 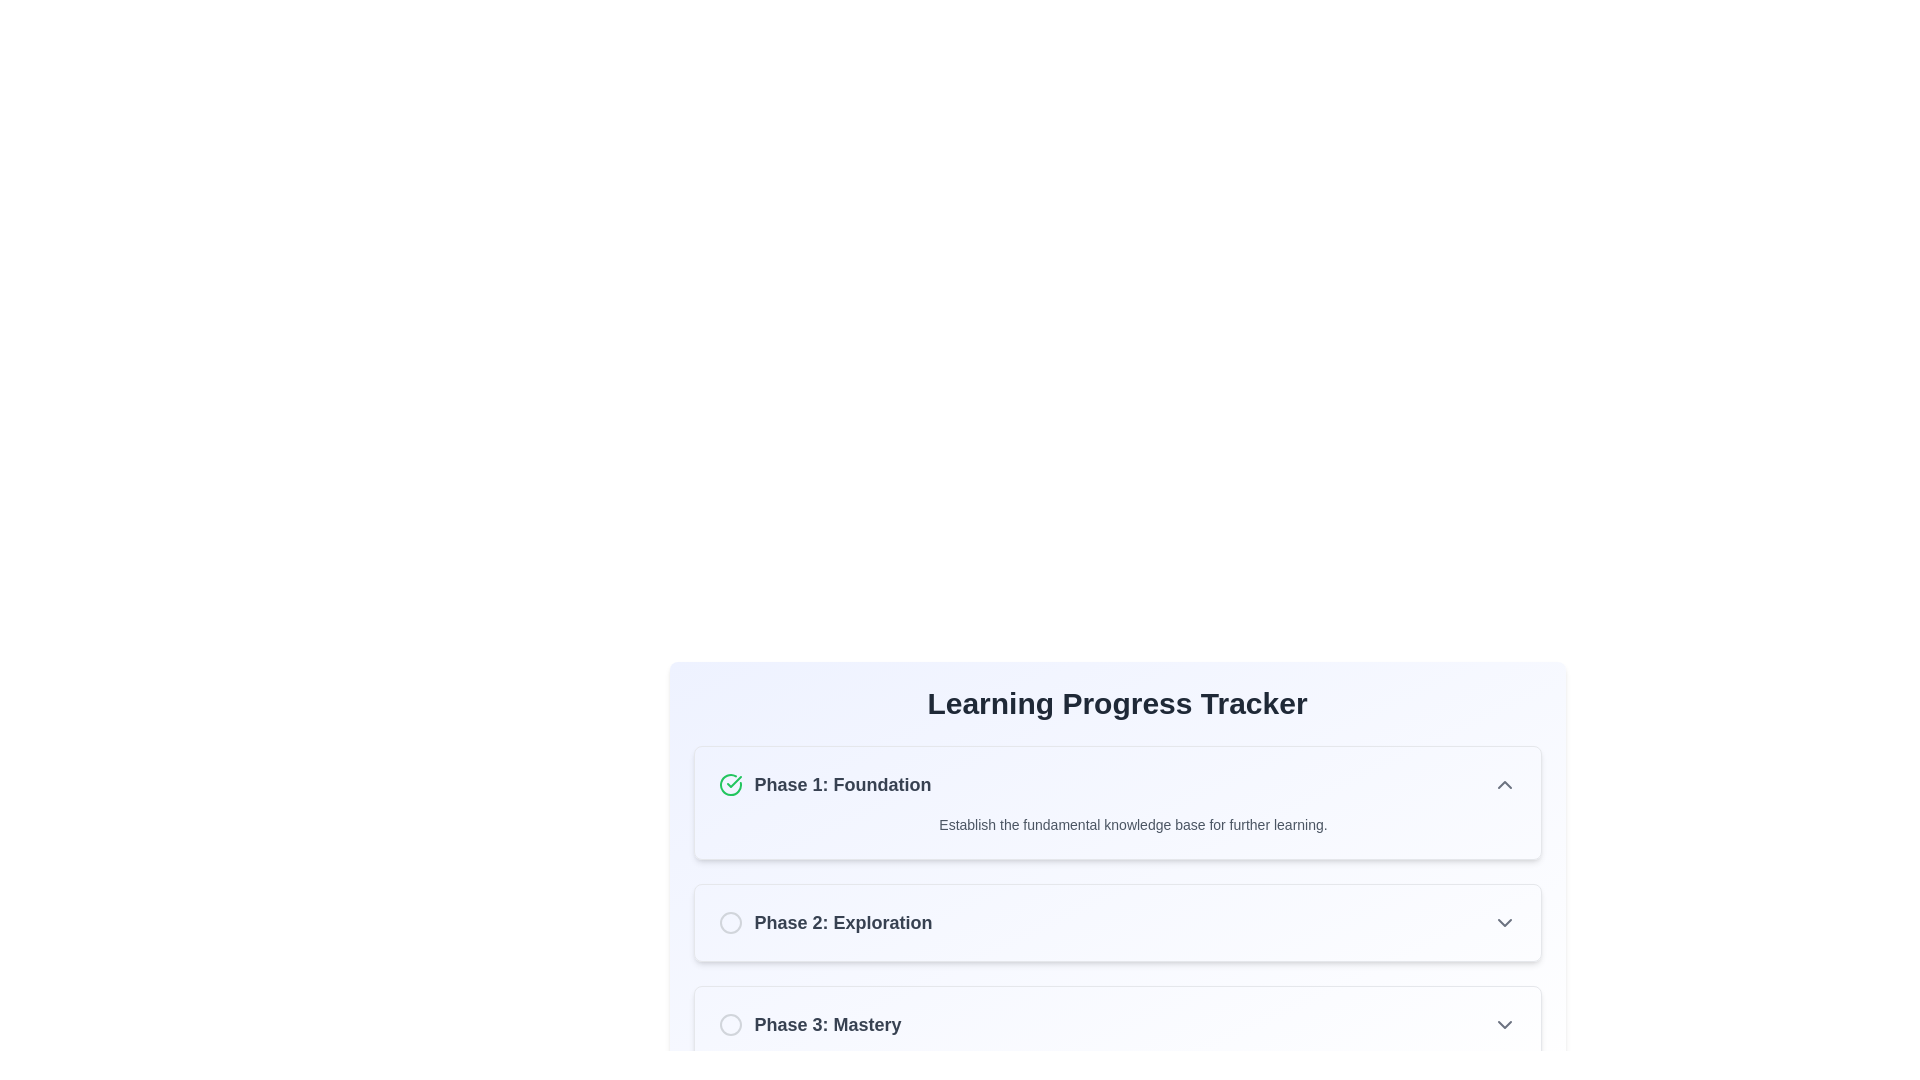 What do you see at coordinates (825, 784) in the screenshot?
I see `text of the first item in the 'Learning Progress Tracker' list, which reads 'Phase 1: Foundation' and includes a green checkmark icon indicating completion` at bounding box center [825, 784].